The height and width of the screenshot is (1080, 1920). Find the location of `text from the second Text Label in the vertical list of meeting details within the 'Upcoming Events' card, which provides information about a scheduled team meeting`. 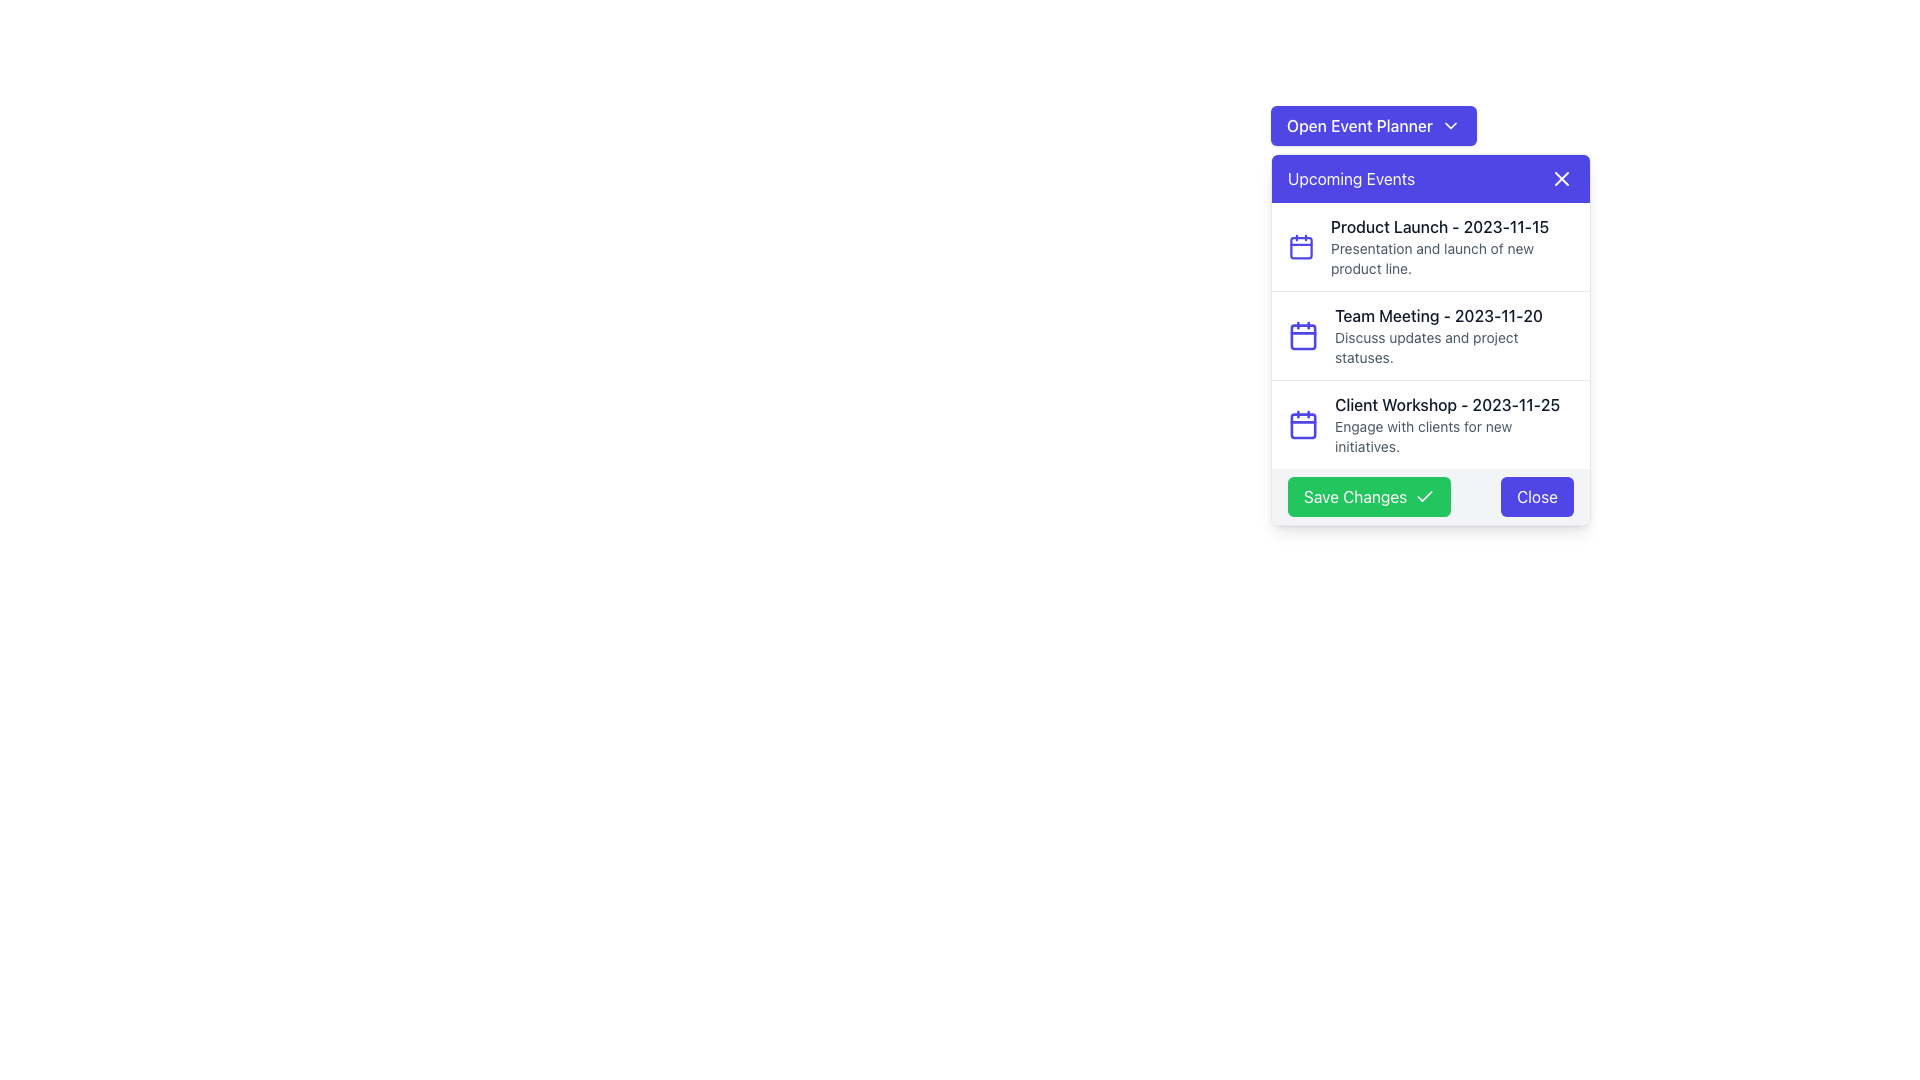

text from the second Text Label in the vertical list of meeting details within the 'Upcoming Events' card, which provides information about a scheduled team meeting is located at coordinates (1454, 334).